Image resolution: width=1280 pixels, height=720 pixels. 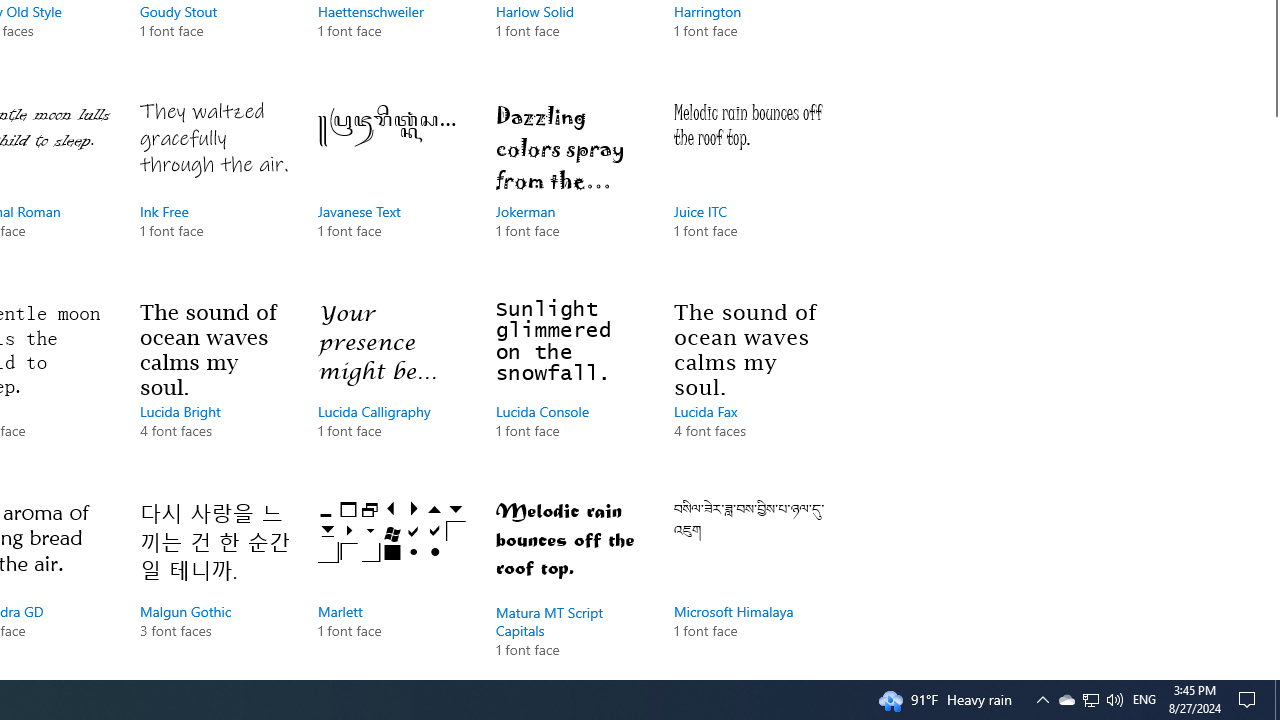 I want to click on 'Lucida Bright, 4 font faces', so click(x=215, y=390).